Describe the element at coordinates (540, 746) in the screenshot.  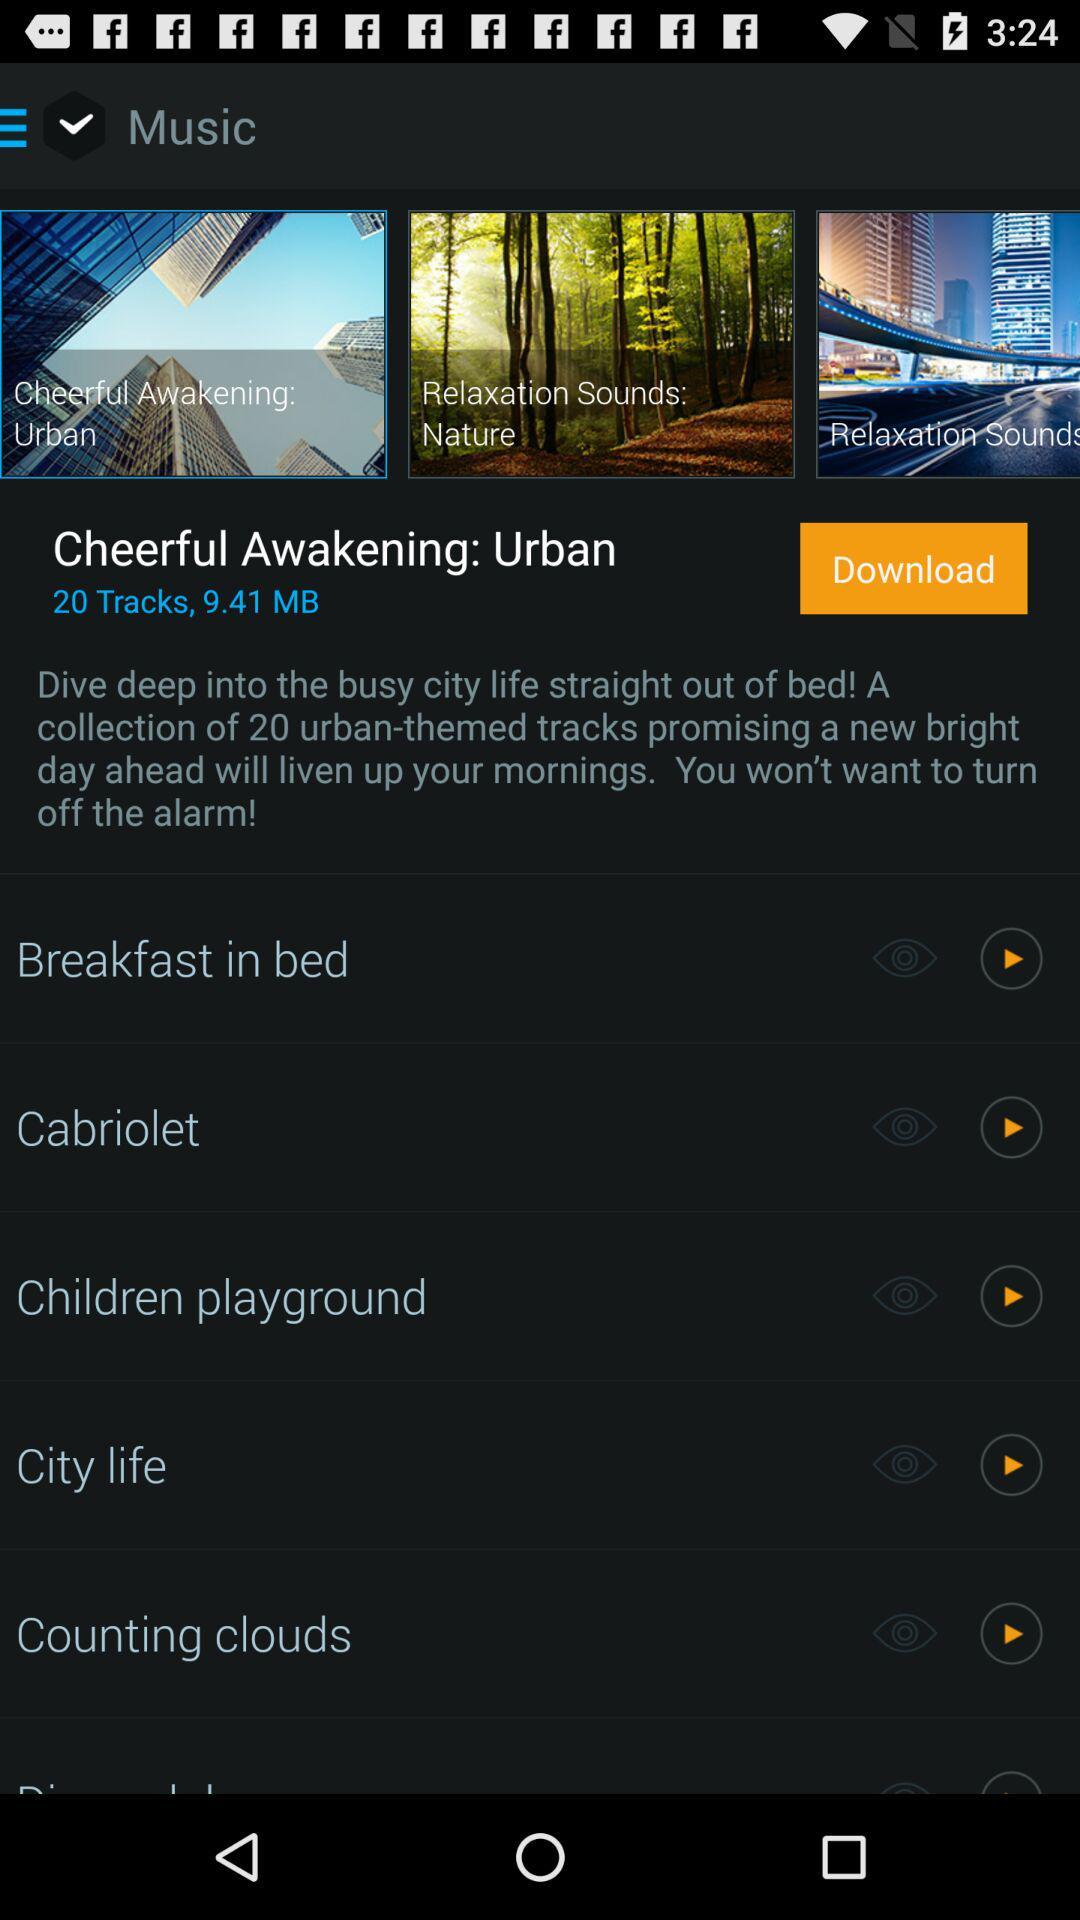
I see `dive deep into item` at that location.